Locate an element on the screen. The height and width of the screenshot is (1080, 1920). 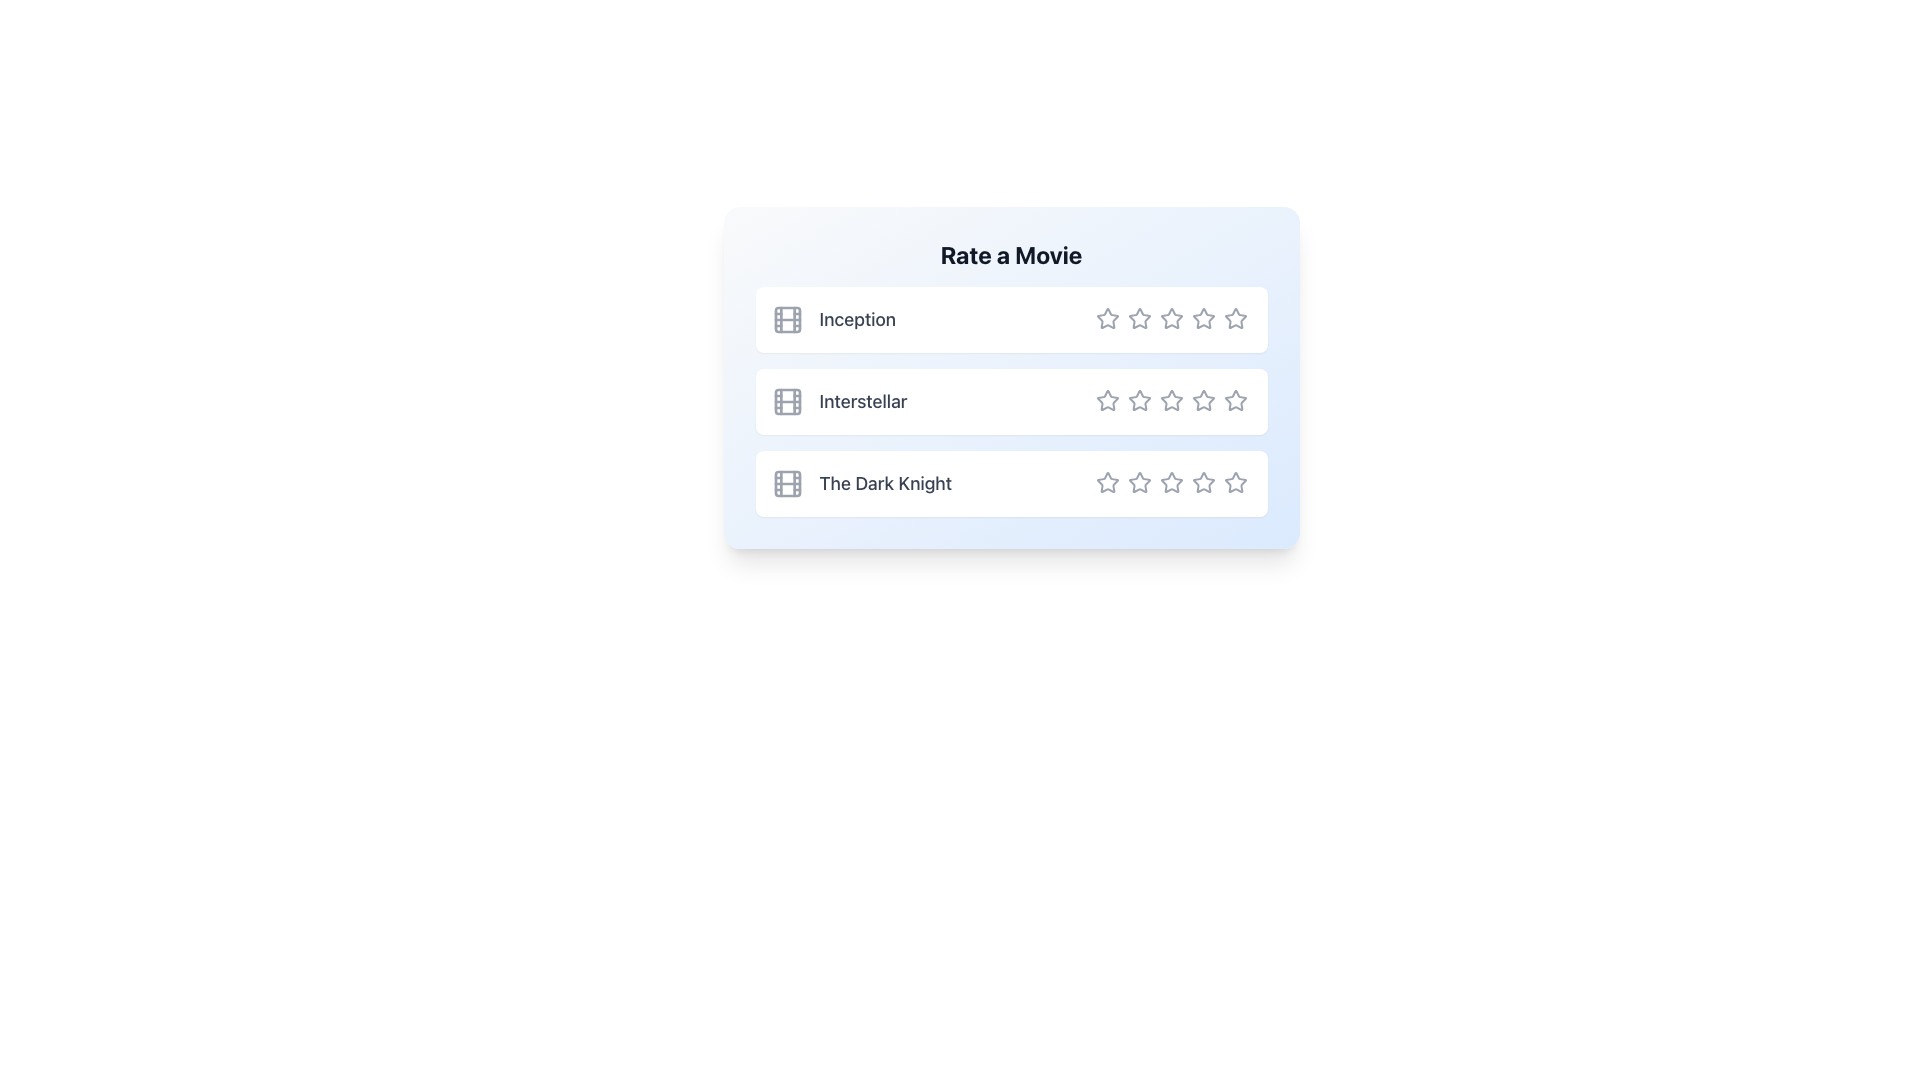
the third star icon in the row for rating the movie 'Interstellar' as part of a rating system is located at coordinates (1106, 401).